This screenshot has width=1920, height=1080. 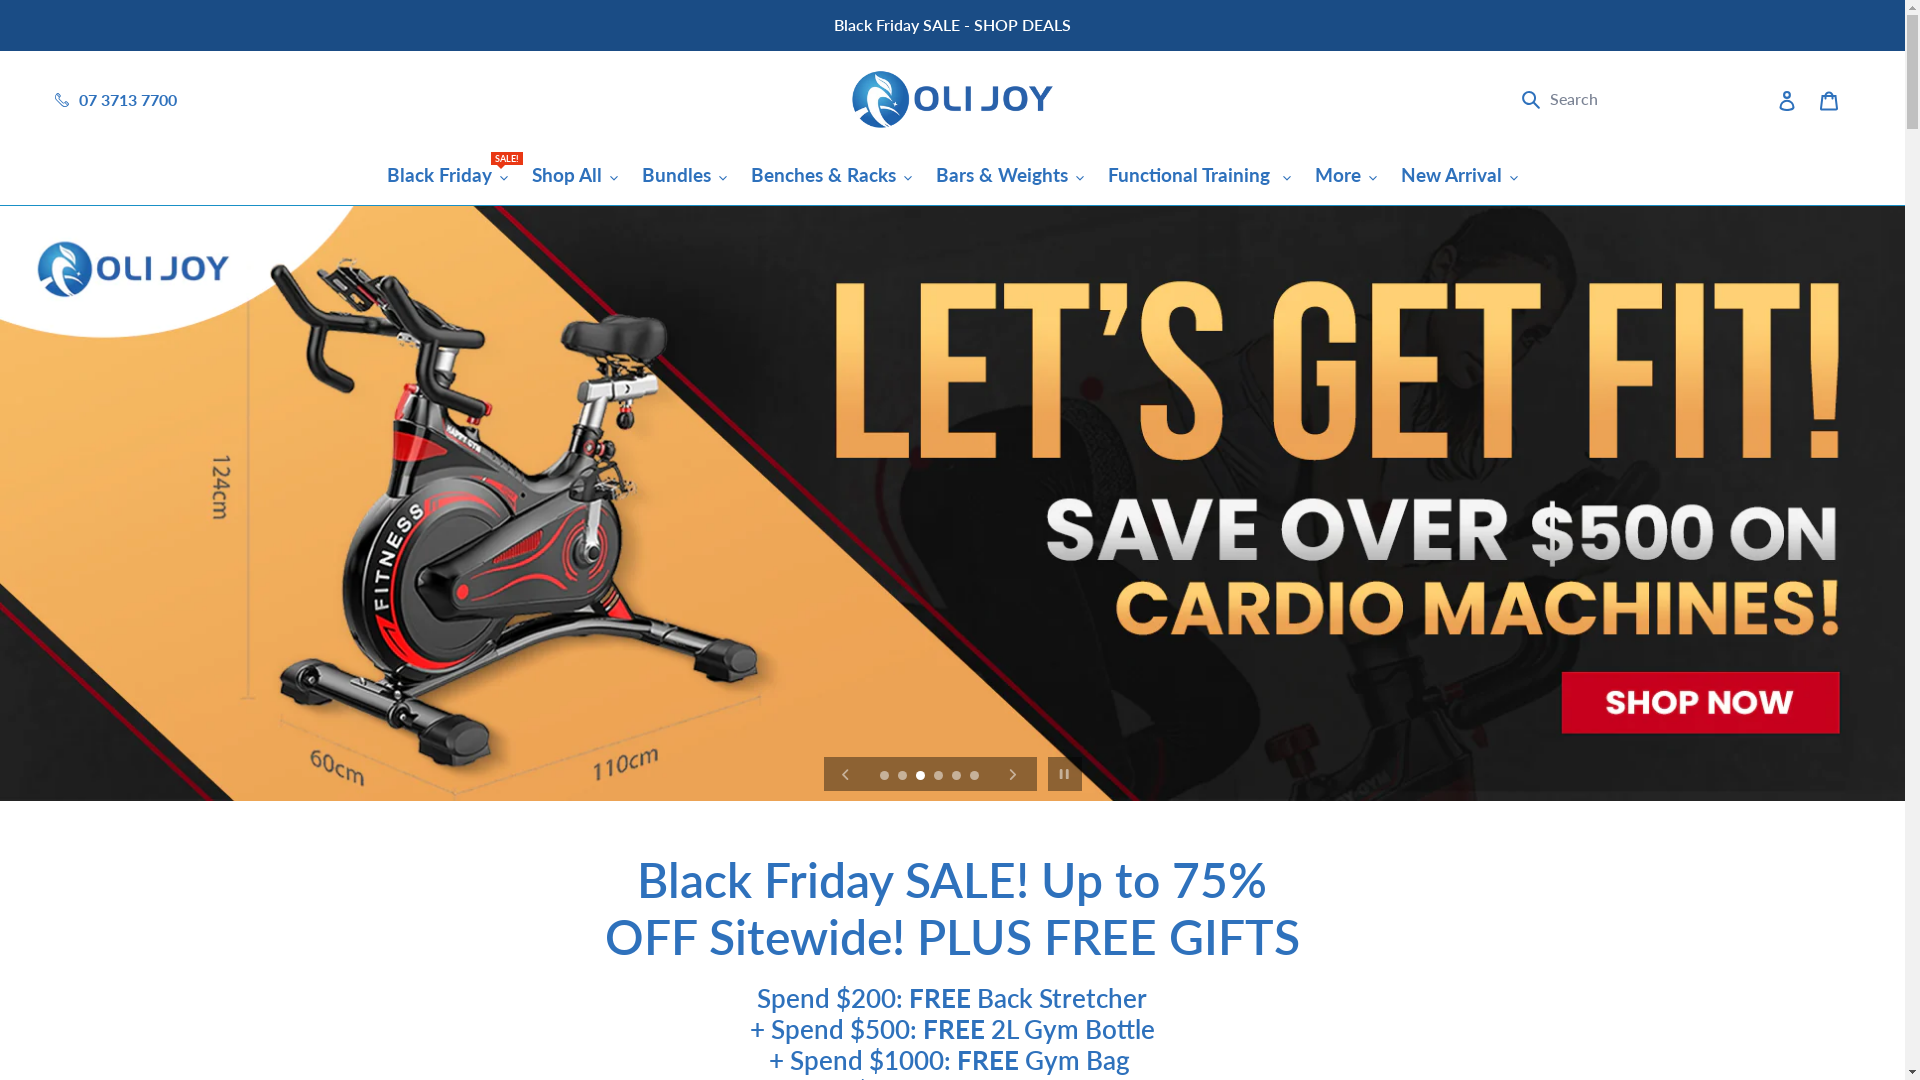 I want to click on 'Functional Training', so click(x=1199, y=174).